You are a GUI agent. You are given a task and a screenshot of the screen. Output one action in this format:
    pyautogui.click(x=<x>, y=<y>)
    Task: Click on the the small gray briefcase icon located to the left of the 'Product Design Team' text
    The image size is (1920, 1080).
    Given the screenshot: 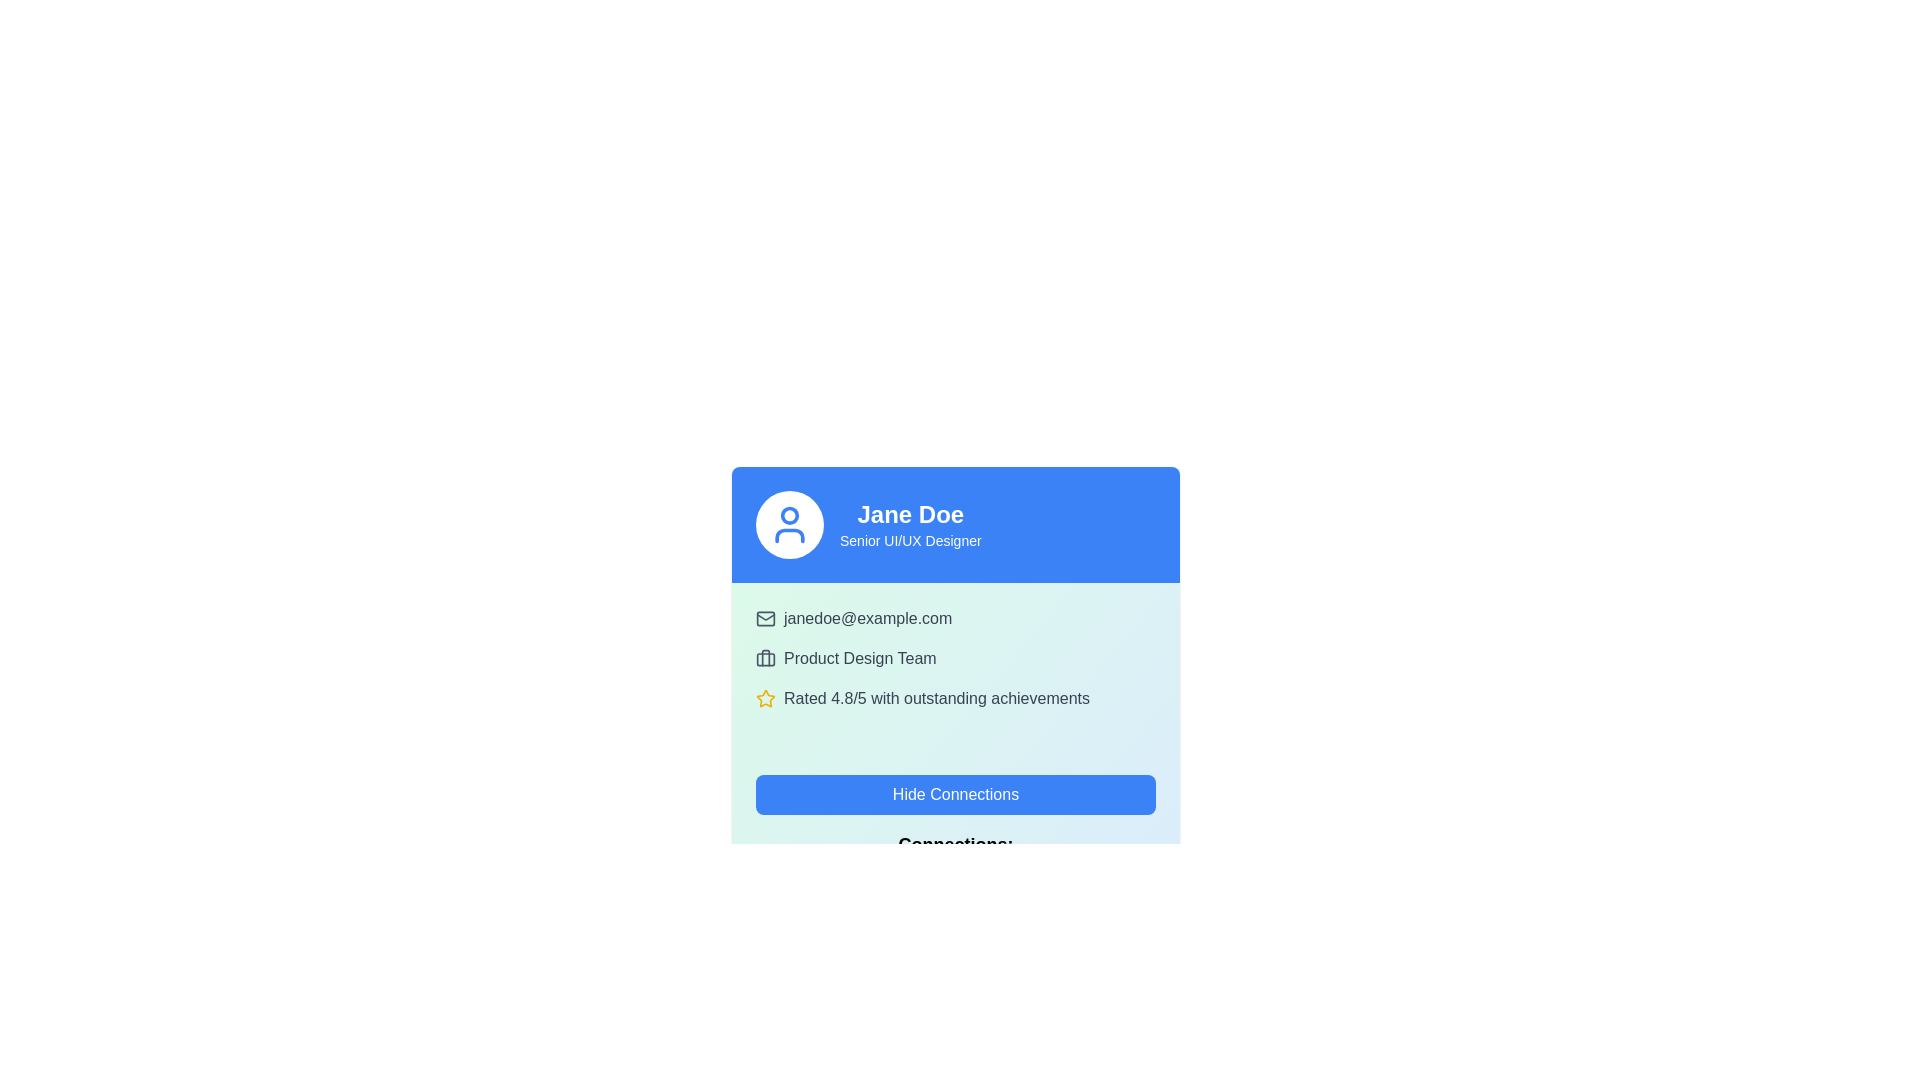 What is the action you would take?
    pyautogui.click(x=765, y=659)
    